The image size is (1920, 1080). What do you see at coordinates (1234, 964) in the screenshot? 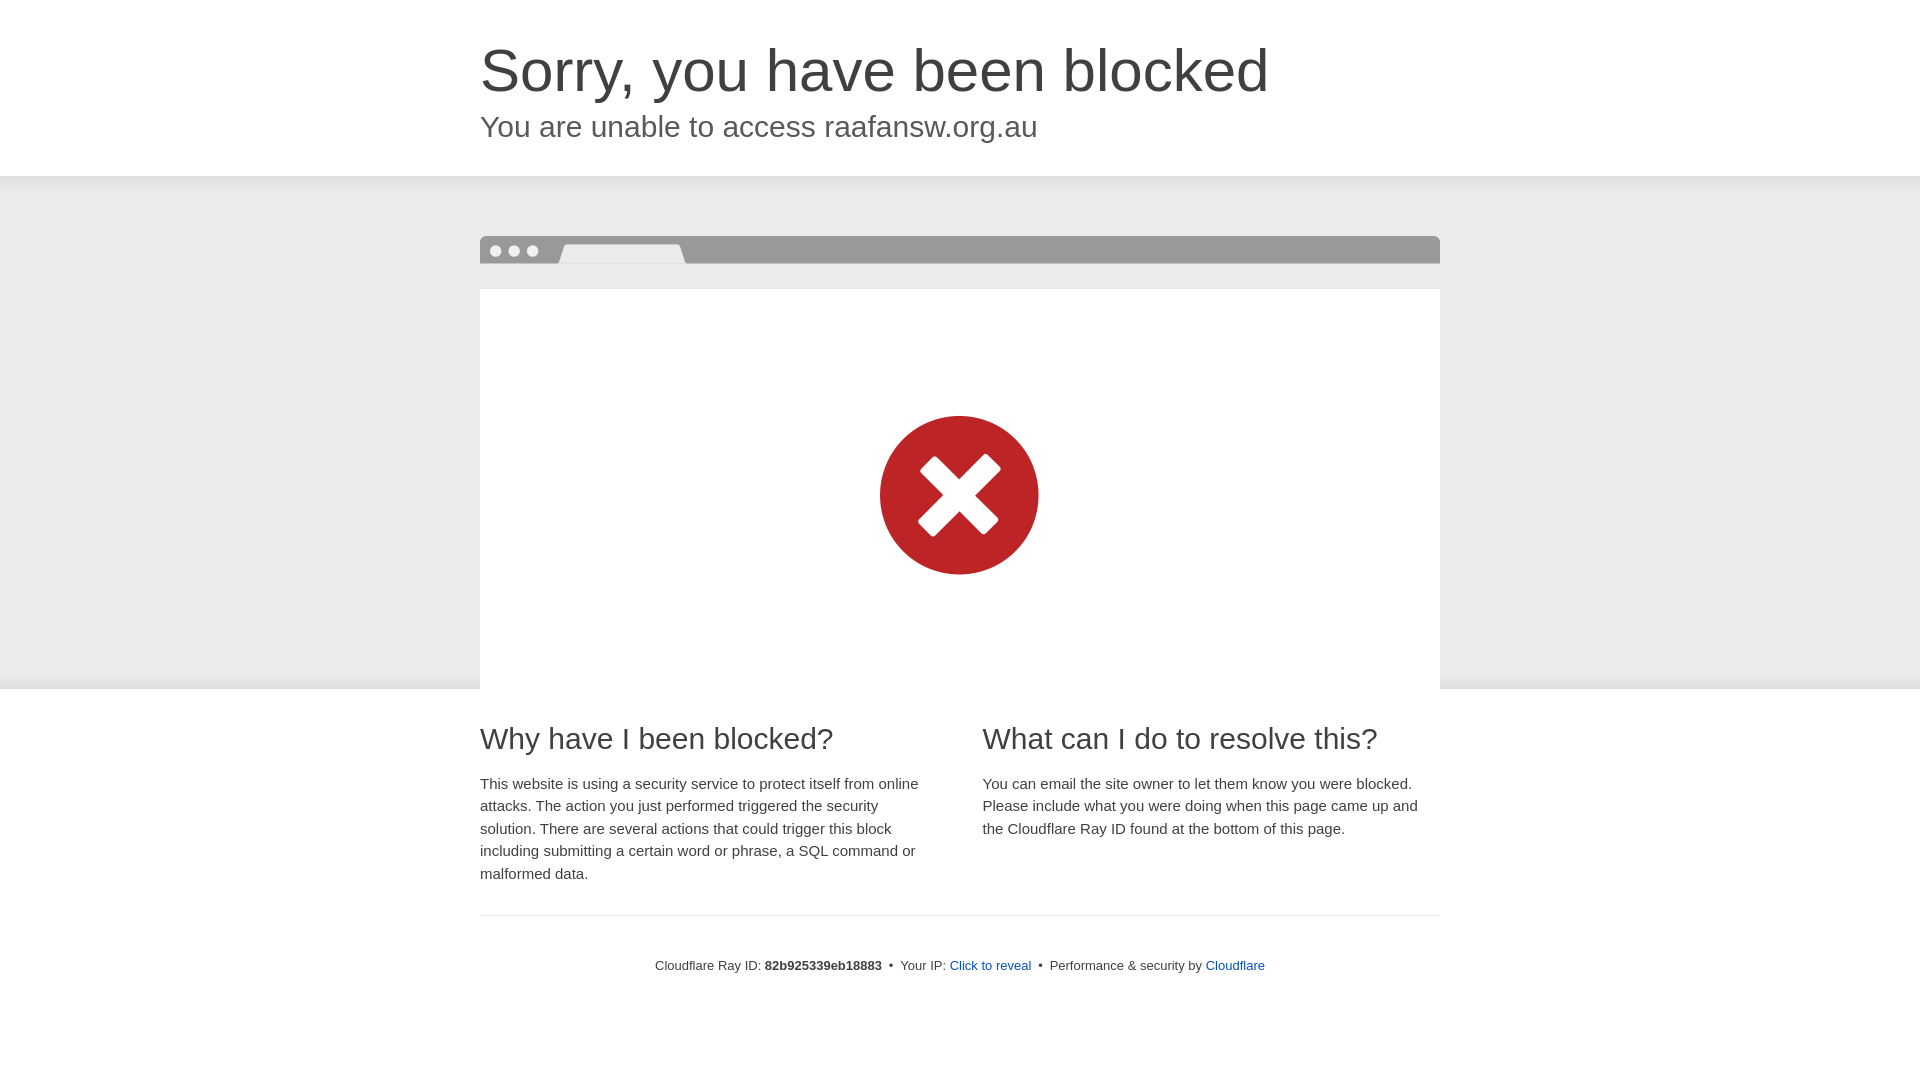
I see `'Cloudflare'` at bounding box center [1234, 964].